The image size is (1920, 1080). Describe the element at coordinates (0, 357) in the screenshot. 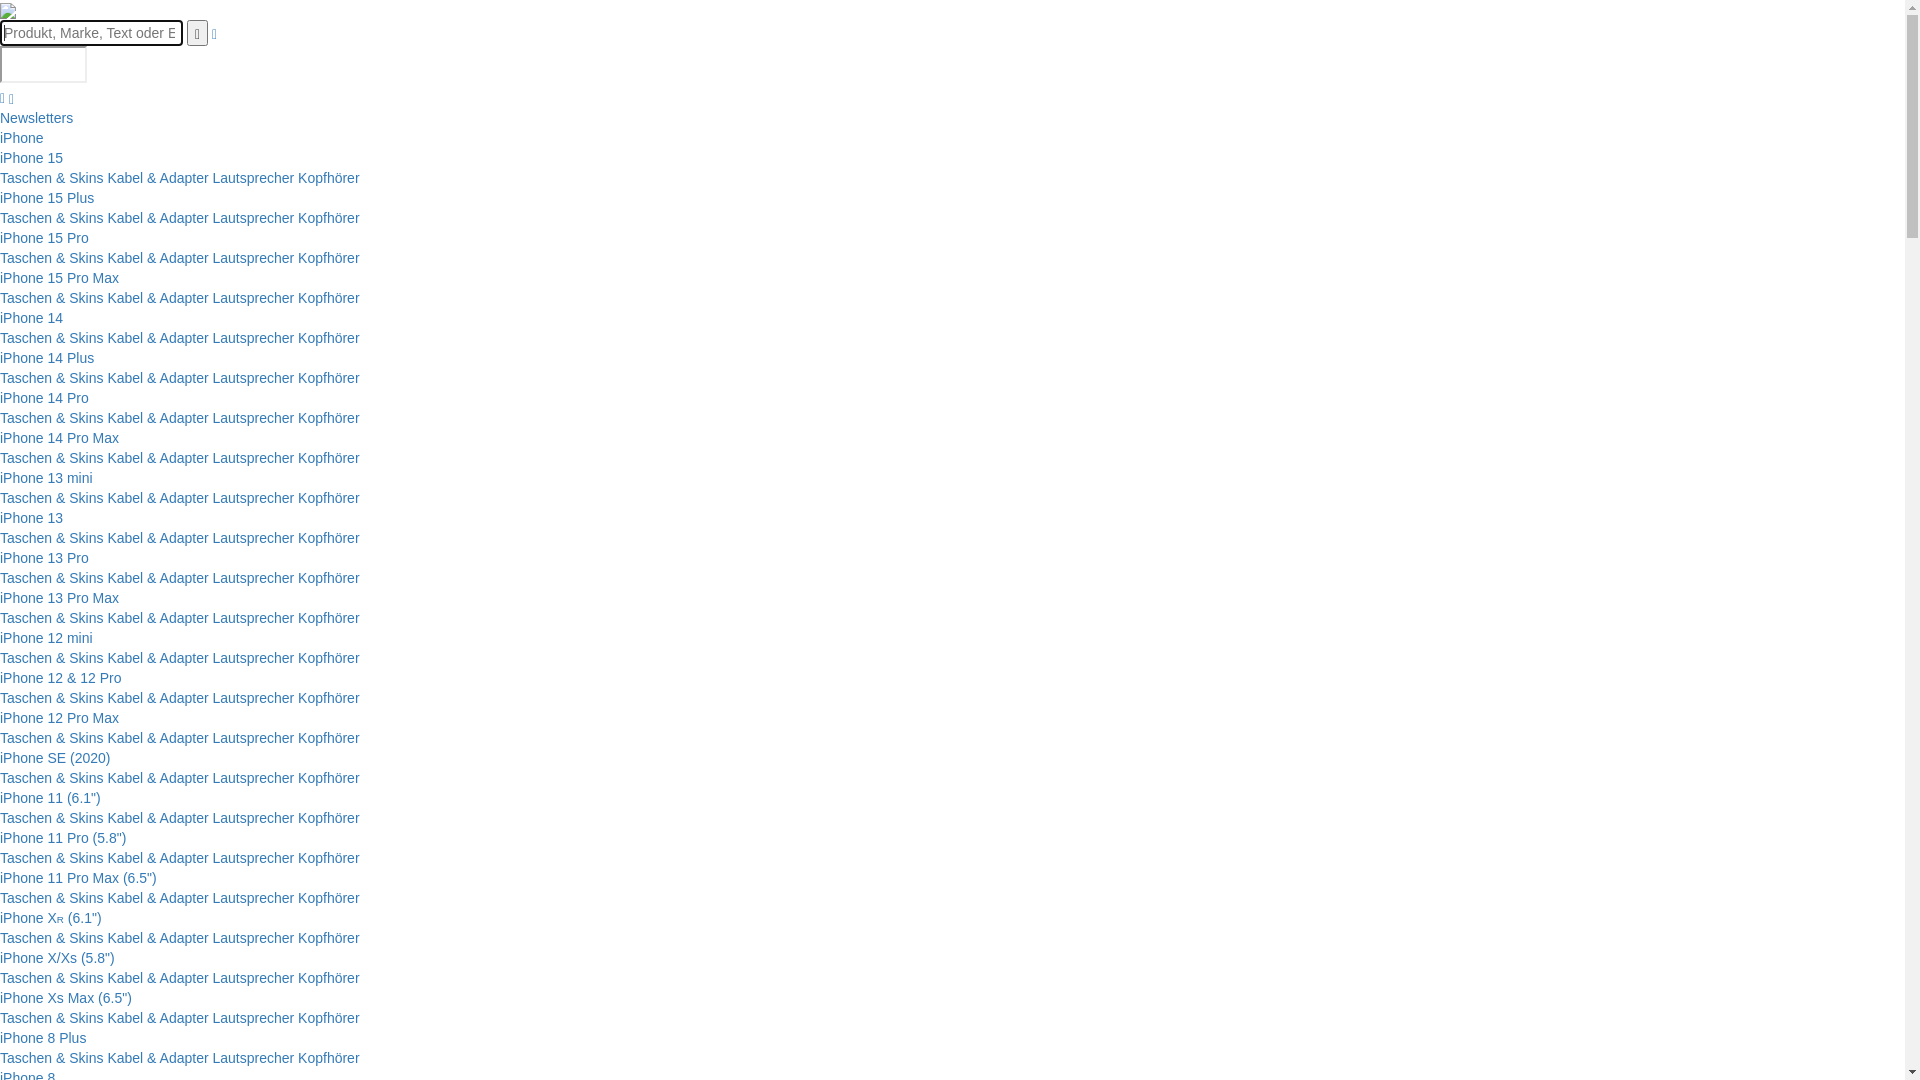

I see `'iPhone 14 Plus'` at that location.